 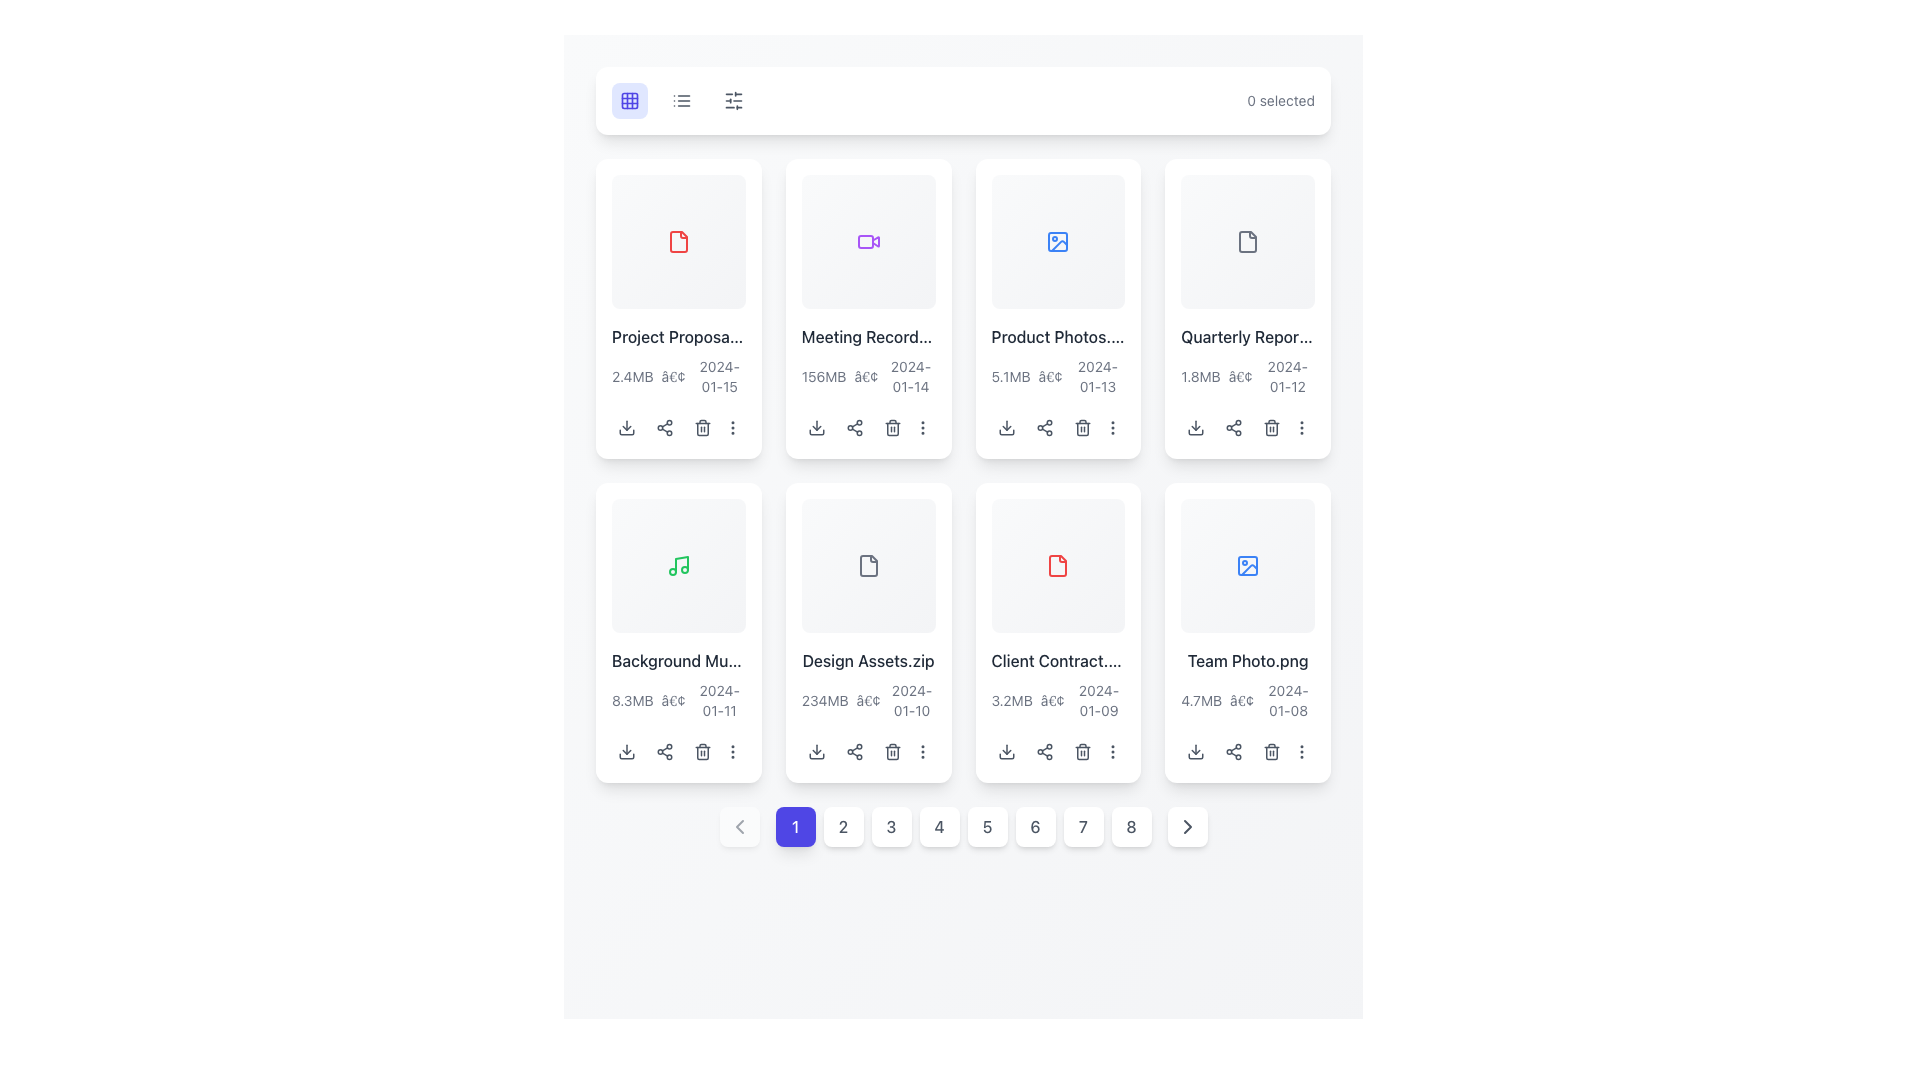 I want to click on the leftmost control or settings icon in the toolbar to trigger a tooltip if available, so click(x=733, y=100).